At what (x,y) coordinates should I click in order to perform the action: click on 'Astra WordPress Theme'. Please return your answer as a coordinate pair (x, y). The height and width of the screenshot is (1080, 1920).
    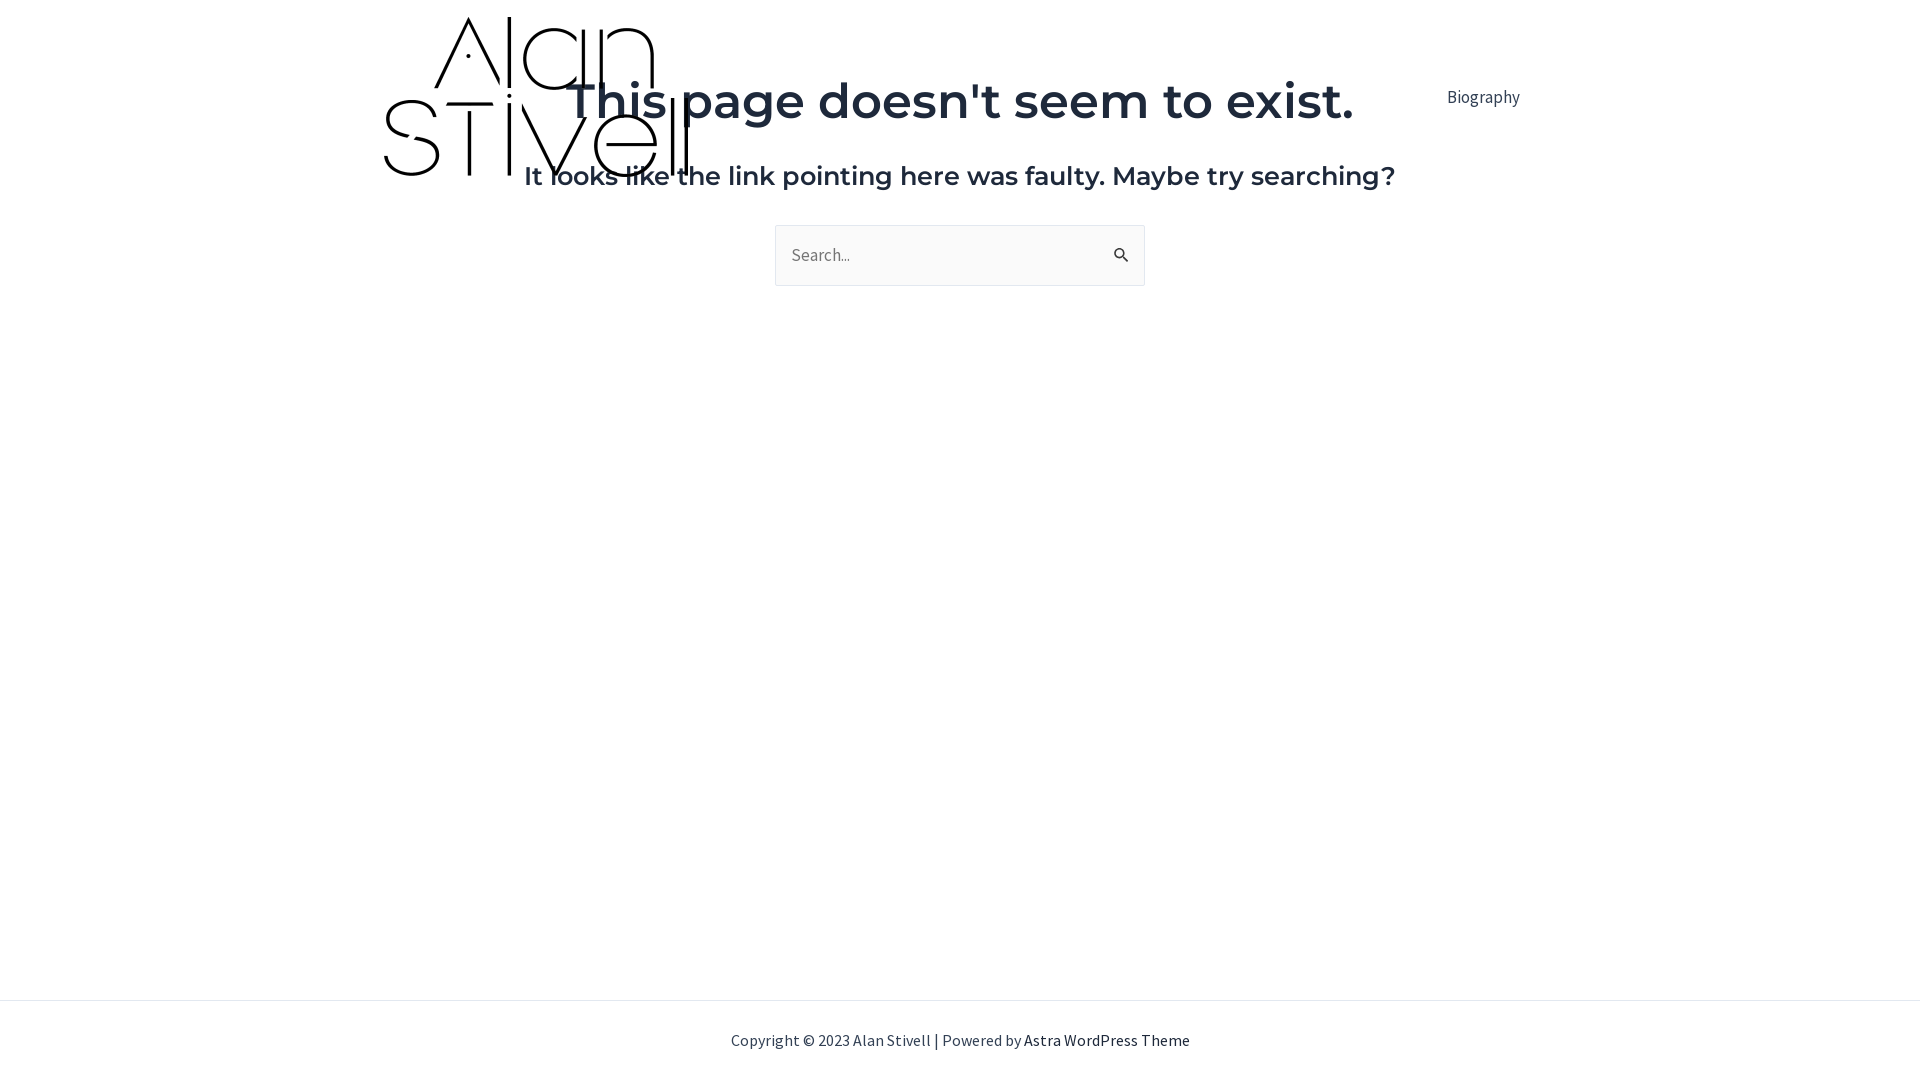
    Looking at the image, I should click on (1106, 1039).